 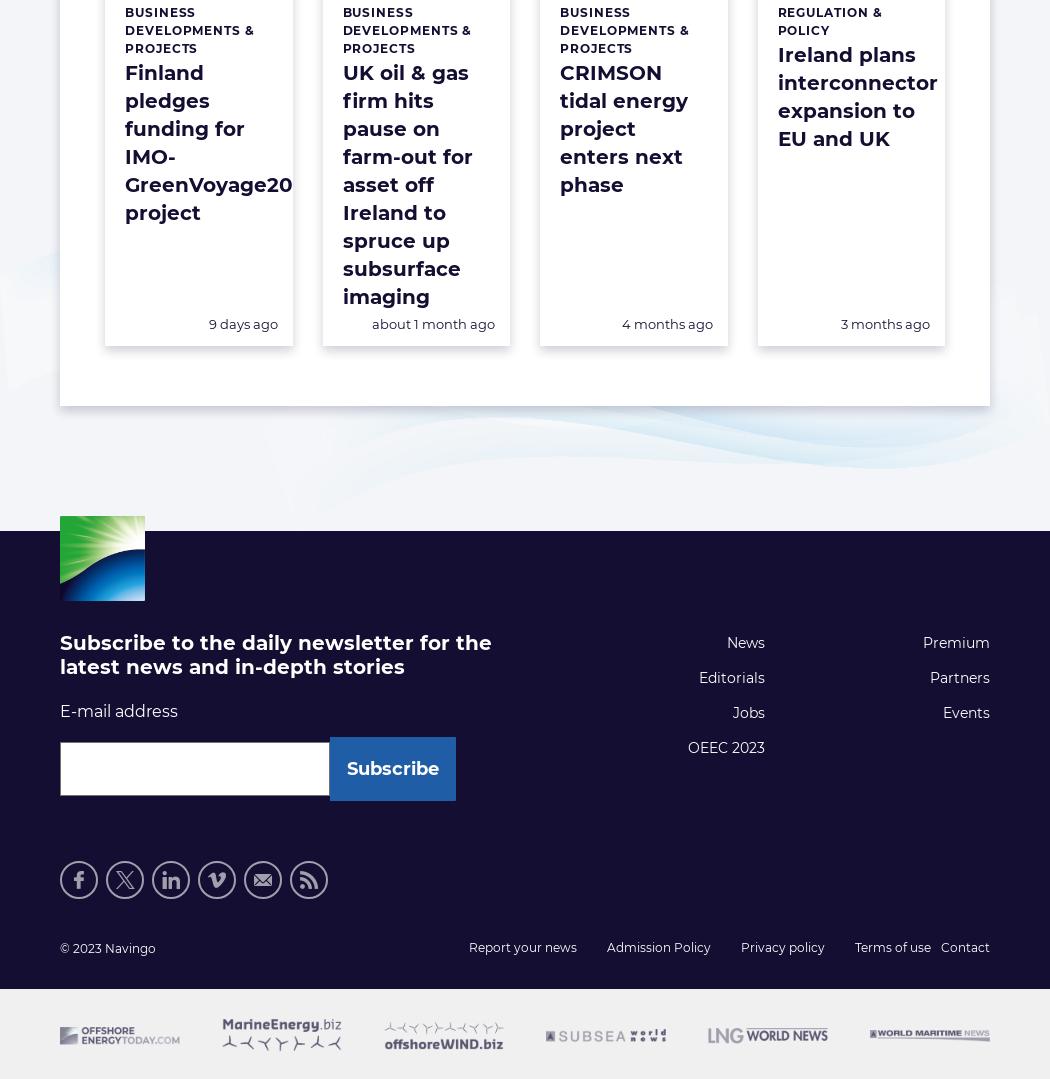 What do you see at coordinates (522, 947) in the screenshot?
I see `'Report your news'` at bounding box center [522, 947].